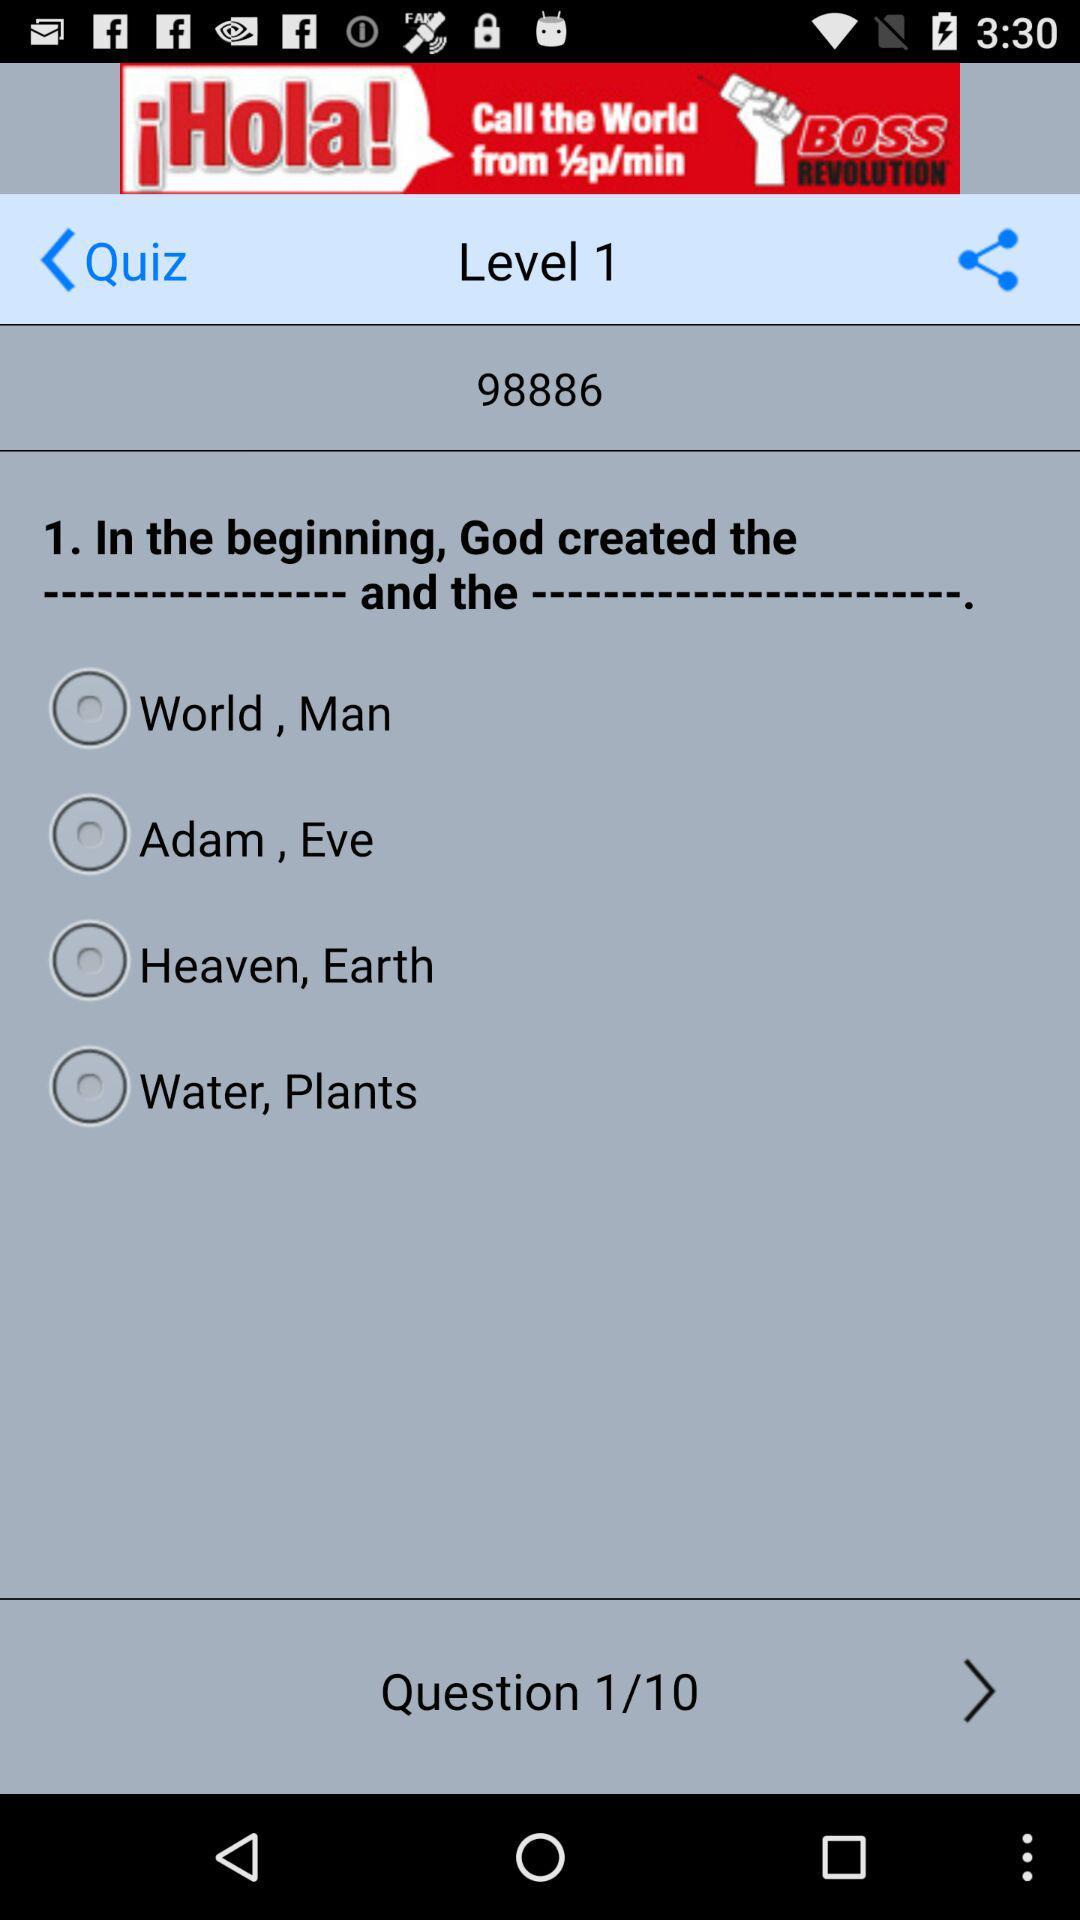  Describe the element at coordinates (987, 258) in the screenshot. I see `share option` at that location.